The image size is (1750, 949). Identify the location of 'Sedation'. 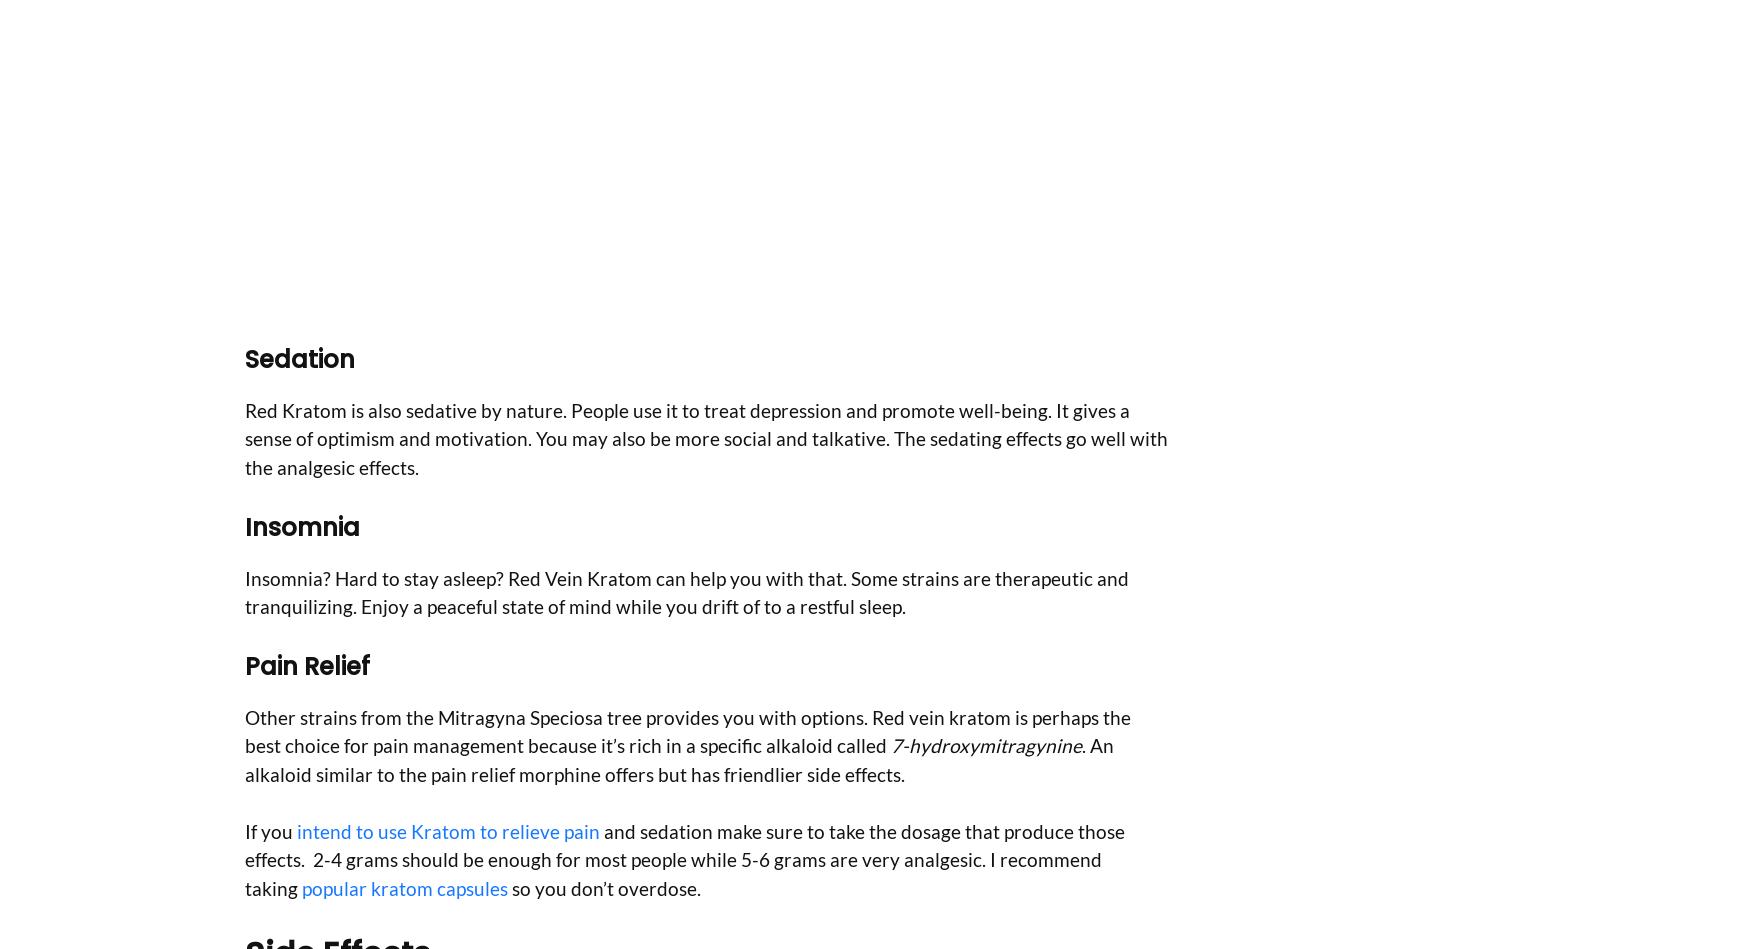
(298, 359).